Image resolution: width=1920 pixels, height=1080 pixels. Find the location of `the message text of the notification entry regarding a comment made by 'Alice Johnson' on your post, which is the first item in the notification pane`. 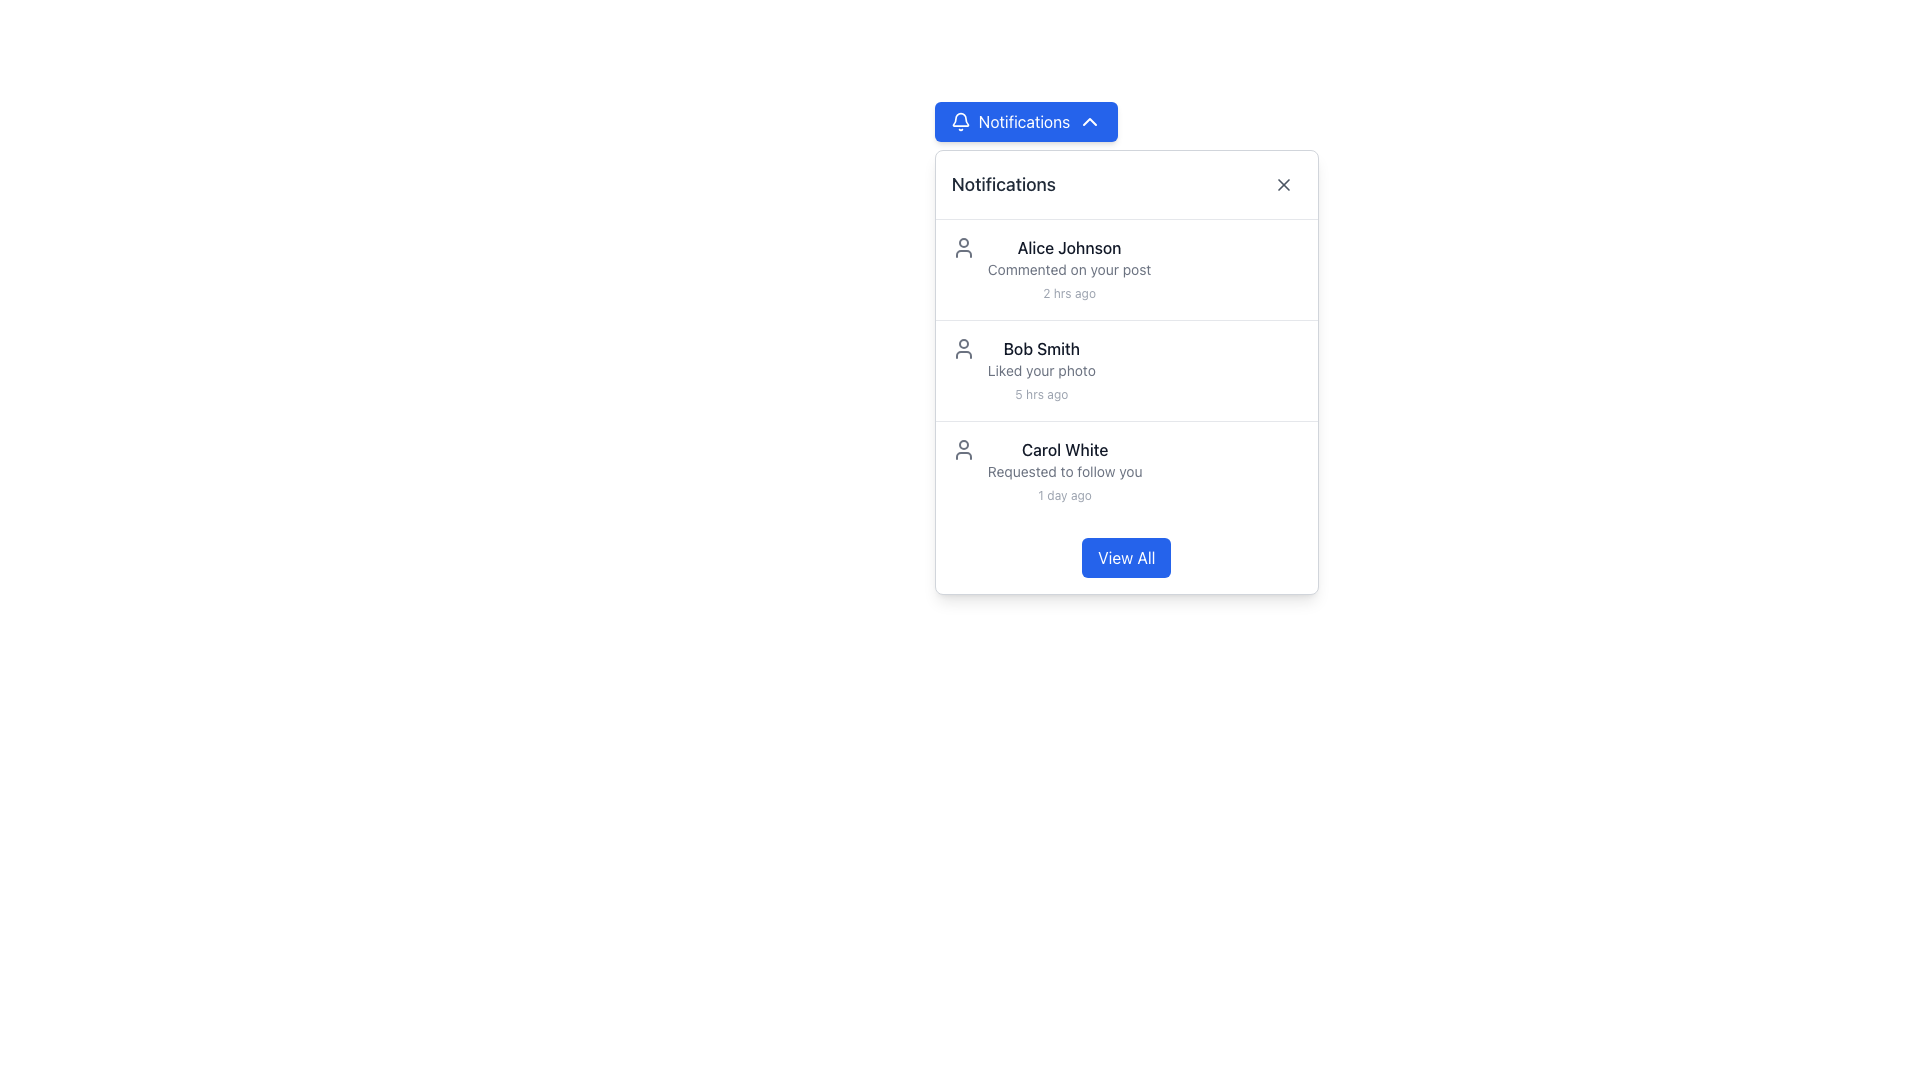

the message text of the notification entry regarding a comment made by 'Alice Johnson' on your post, which is the first item in the notification pane is located at coordinates (1068, 270).